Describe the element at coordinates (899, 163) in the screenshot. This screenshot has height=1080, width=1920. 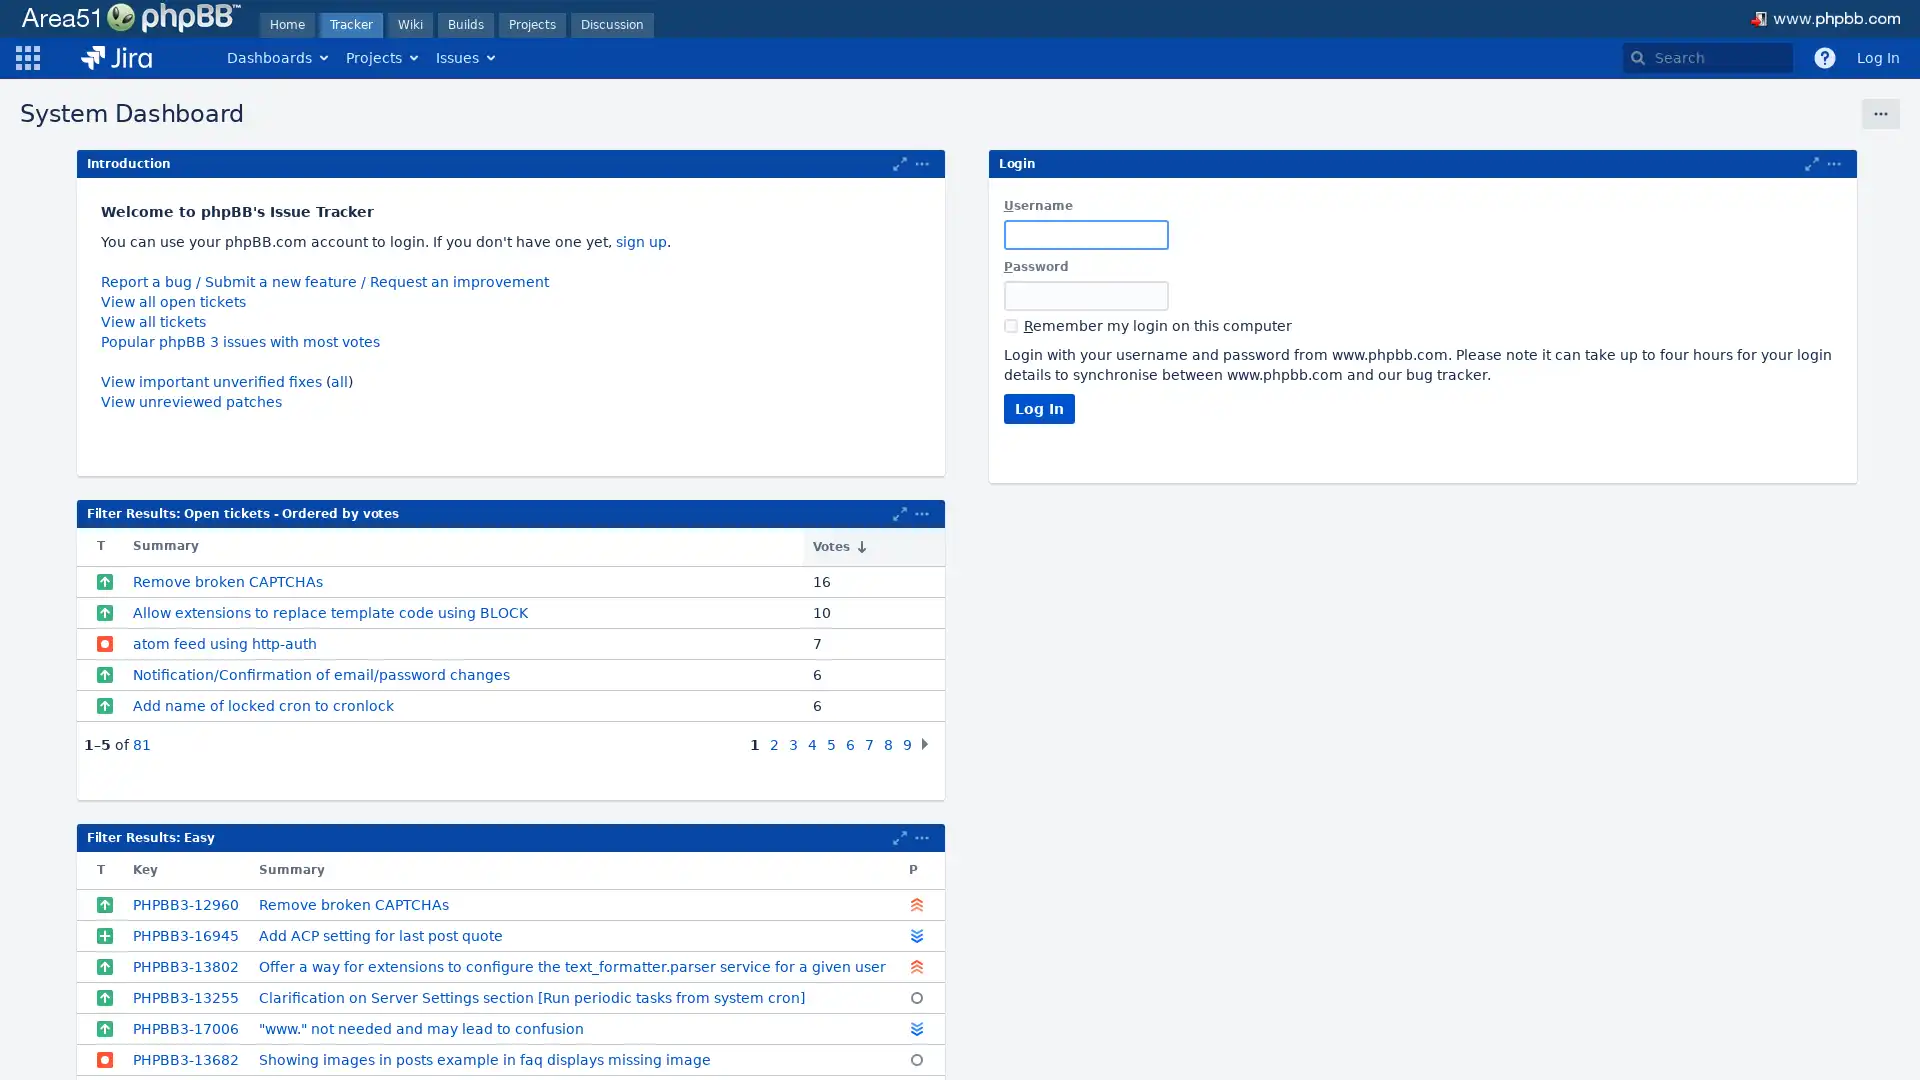
I see `Maximize` at that location.